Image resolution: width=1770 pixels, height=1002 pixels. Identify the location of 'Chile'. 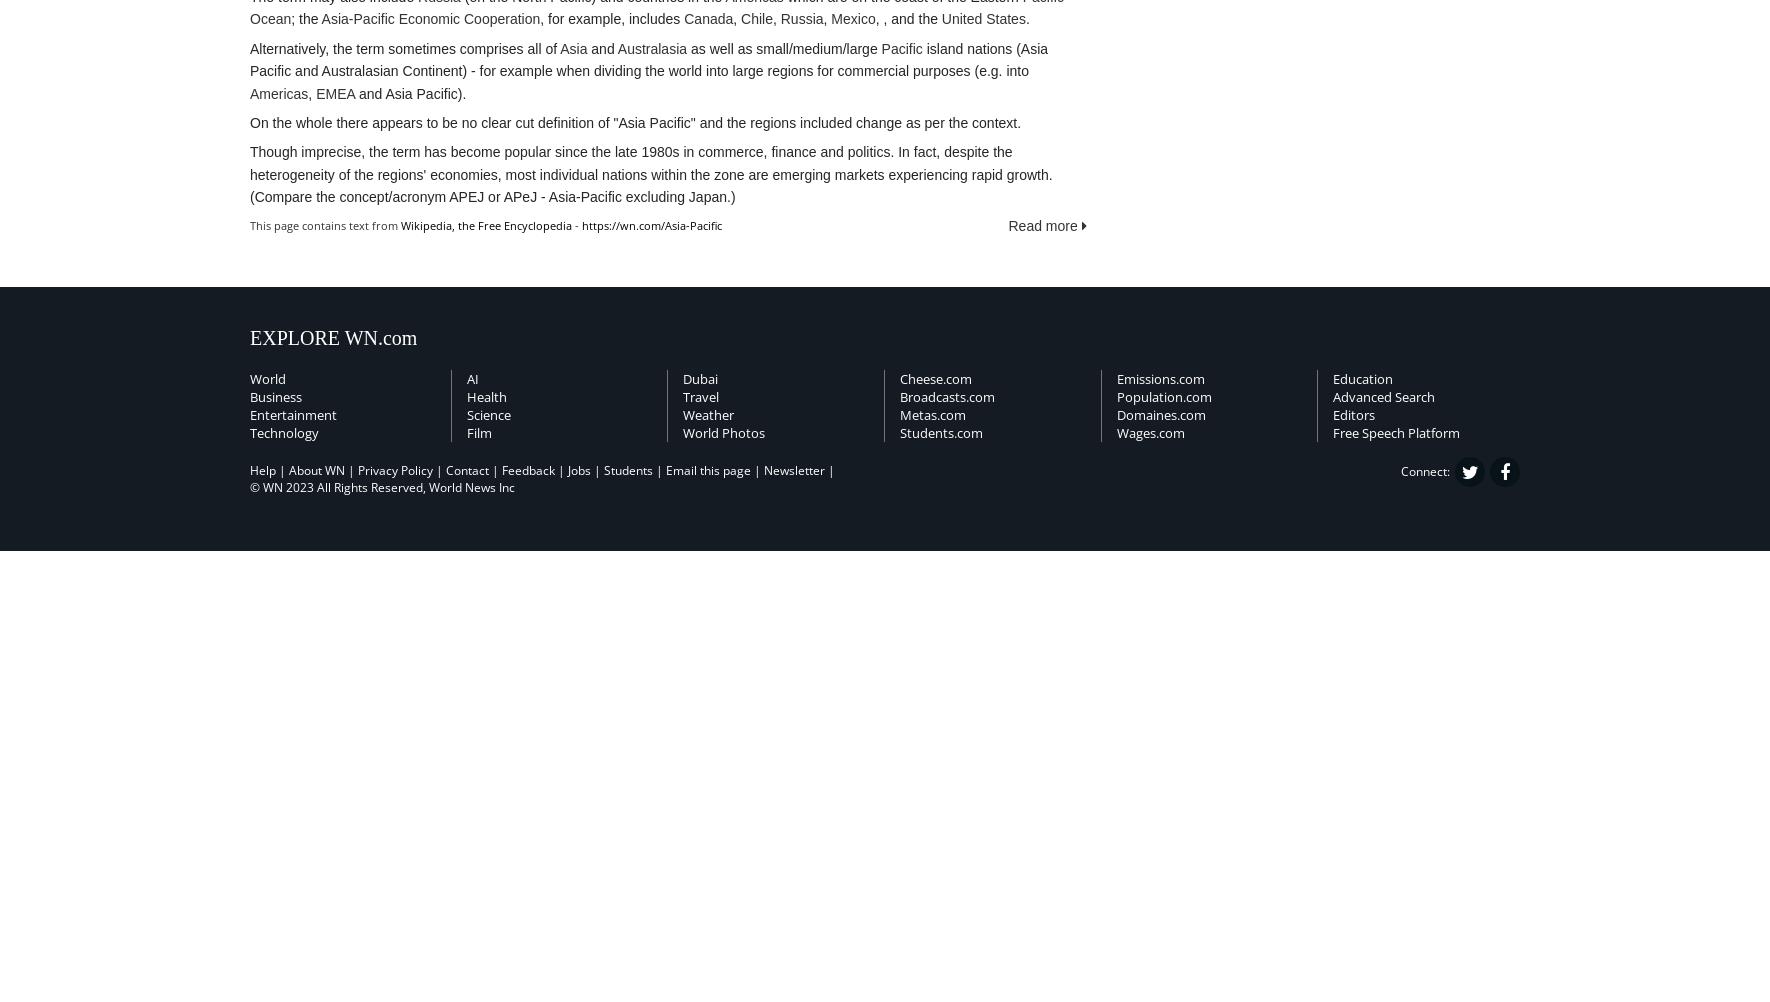
(756, 19).